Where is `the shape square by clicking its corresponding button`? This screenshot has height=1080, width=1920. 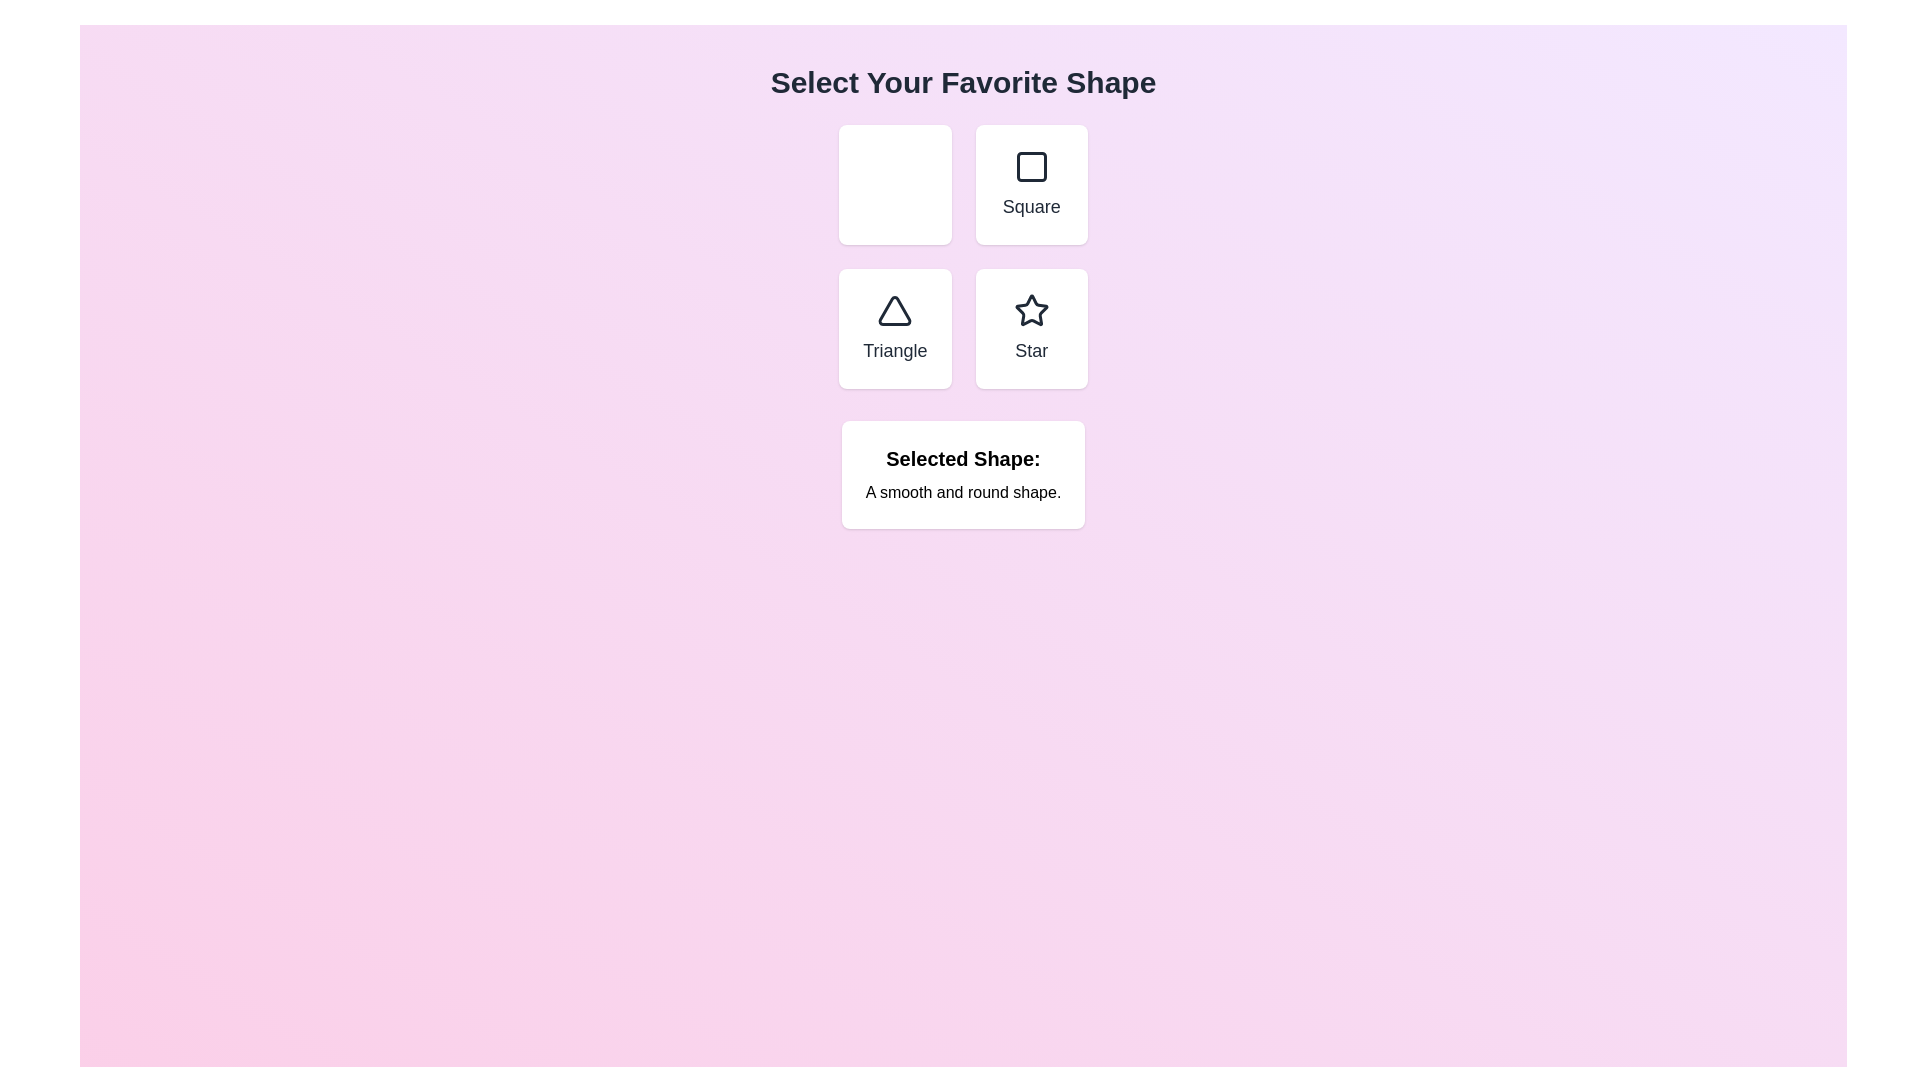
the shape square by clicking its corresponding button is located at coordinates (1031, 185).